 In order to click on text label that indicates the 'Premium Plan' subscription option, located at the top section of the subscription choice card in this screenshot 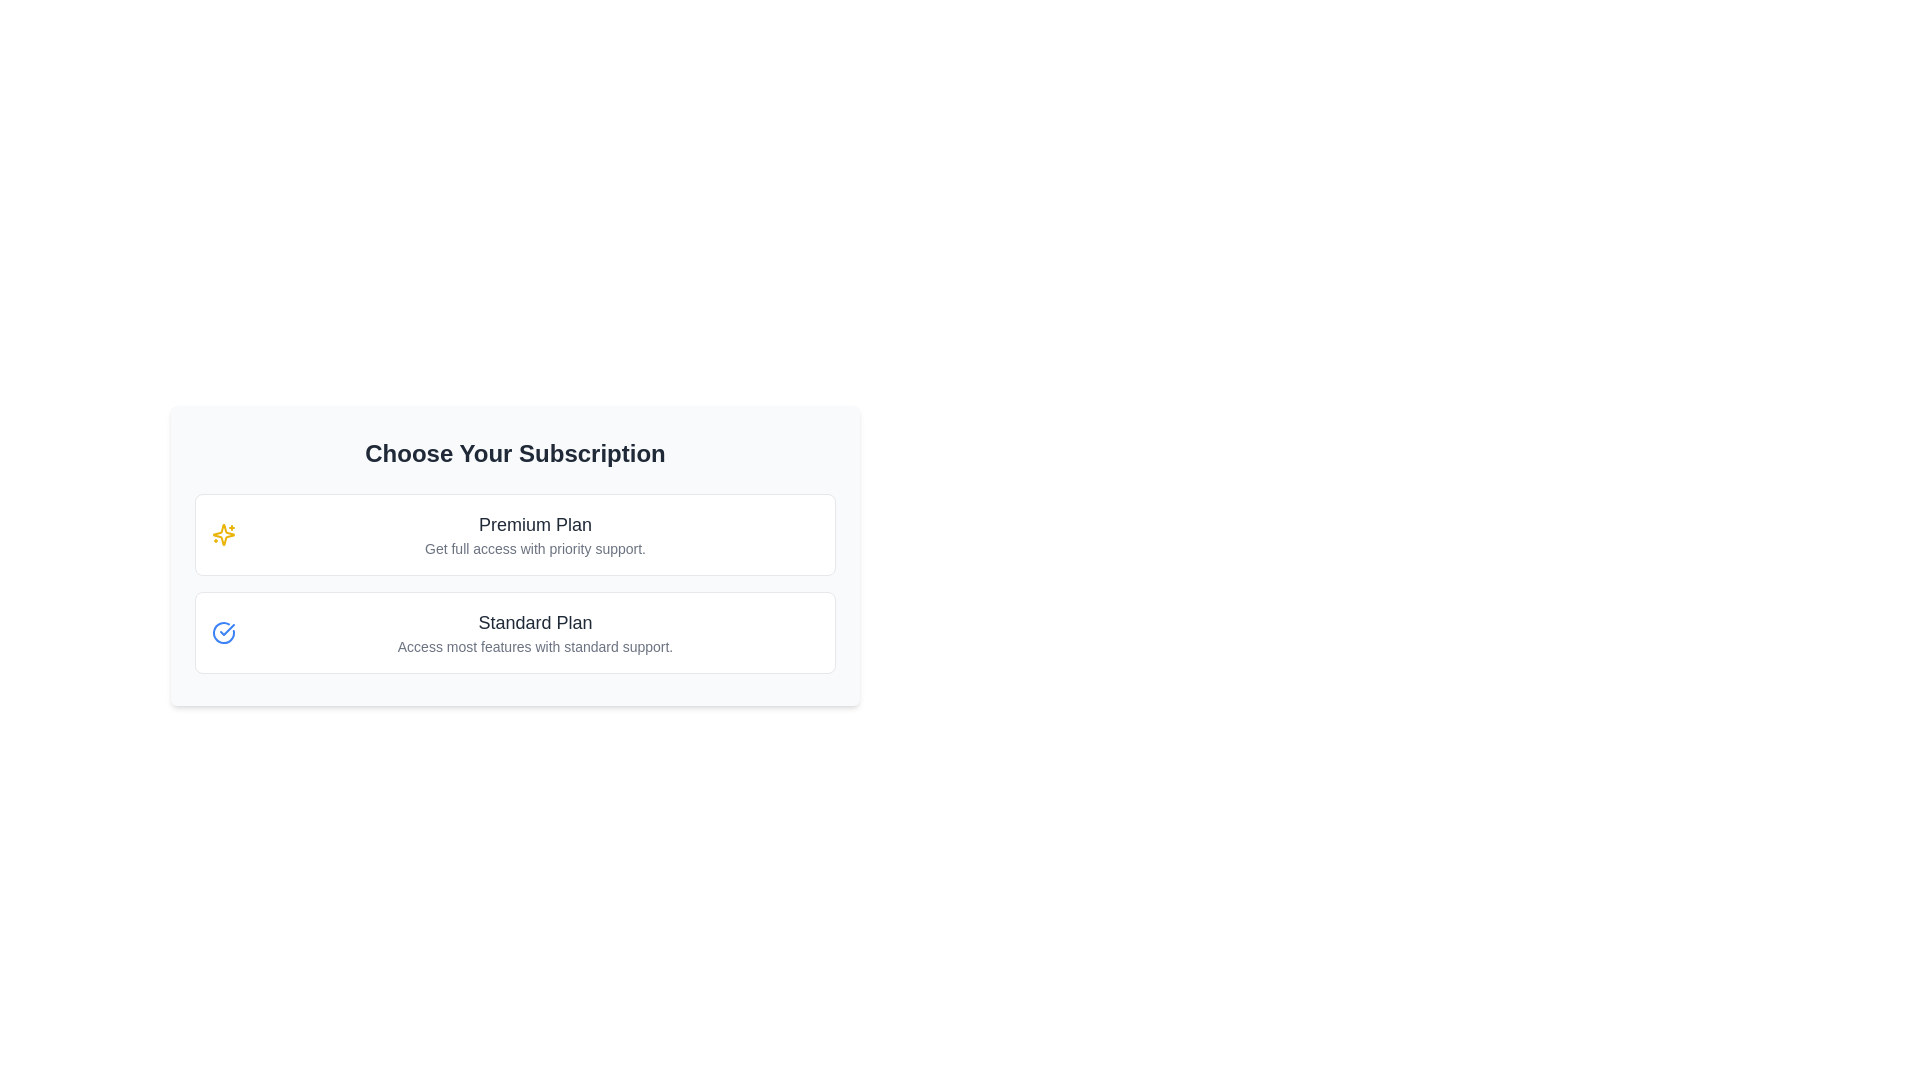, I will do `click(535, 523)`.